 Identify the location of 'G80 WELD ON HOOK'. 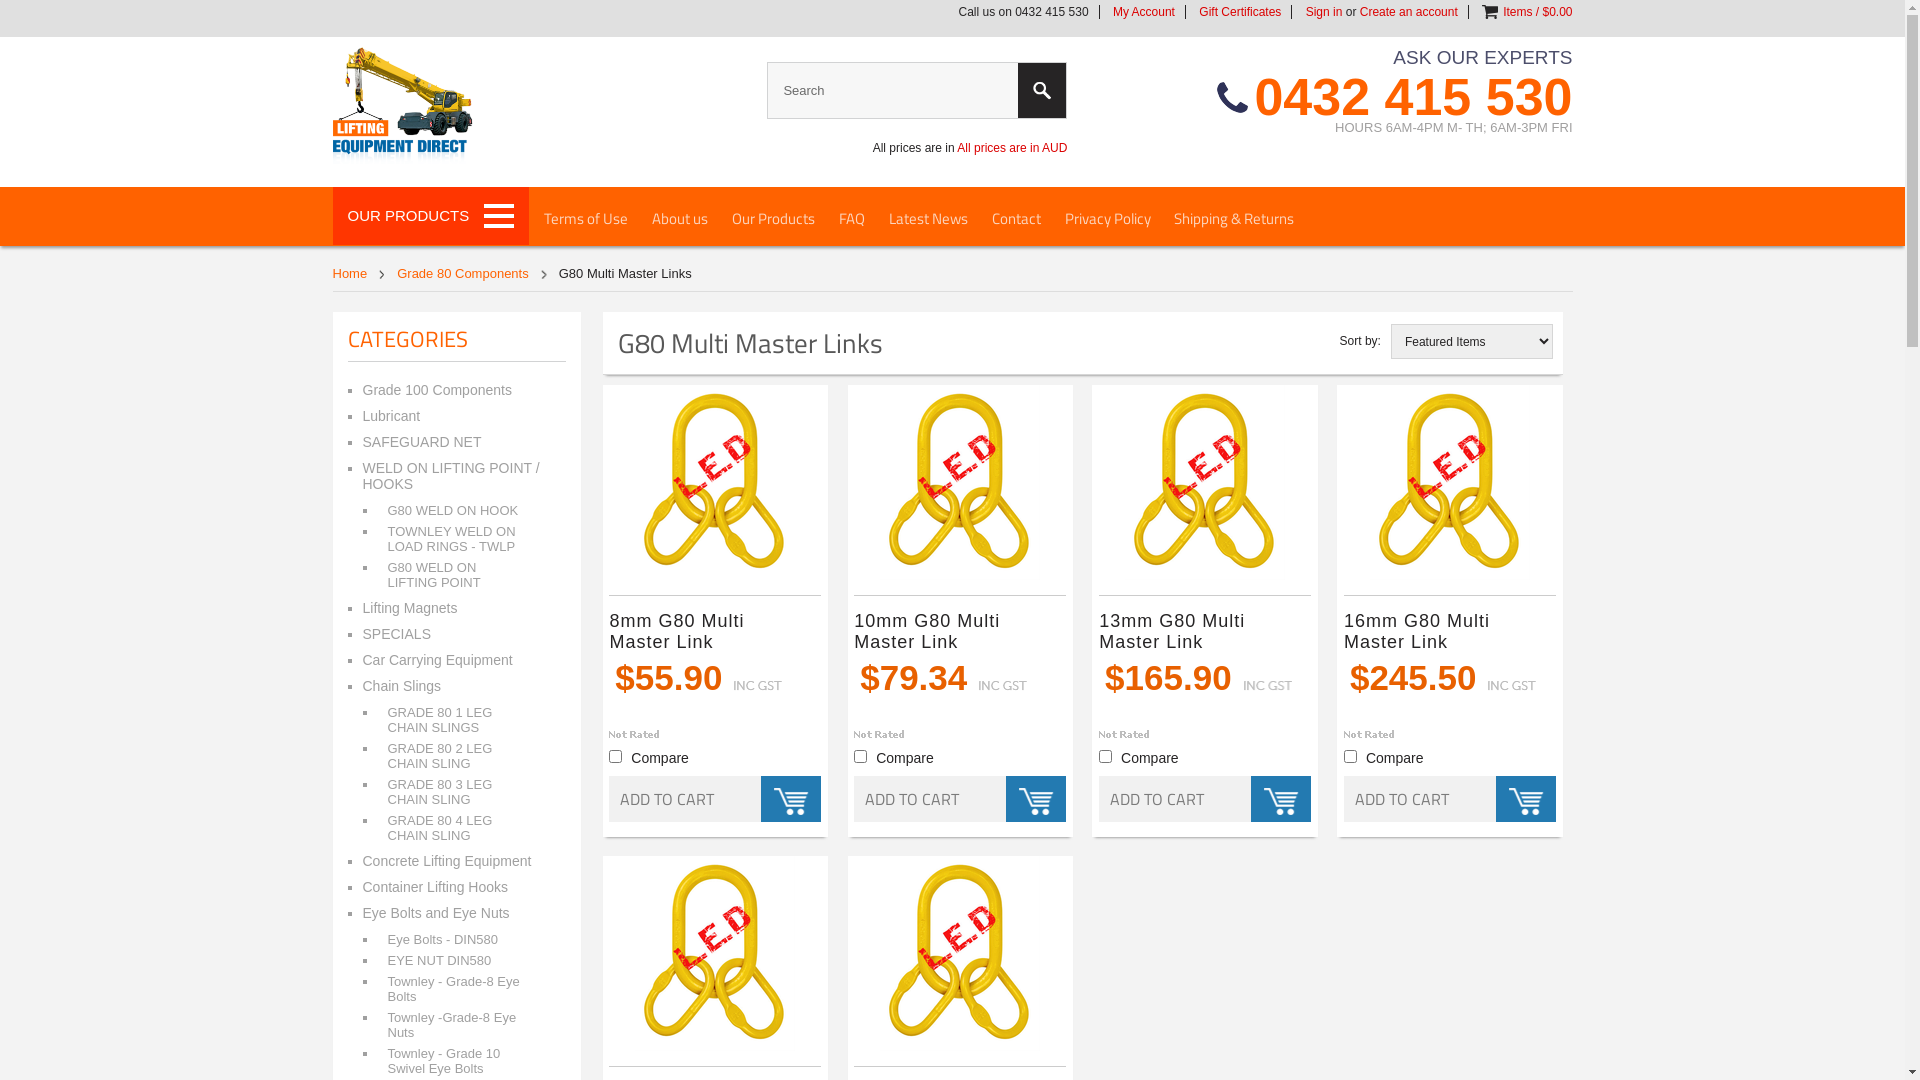
(456, 509).